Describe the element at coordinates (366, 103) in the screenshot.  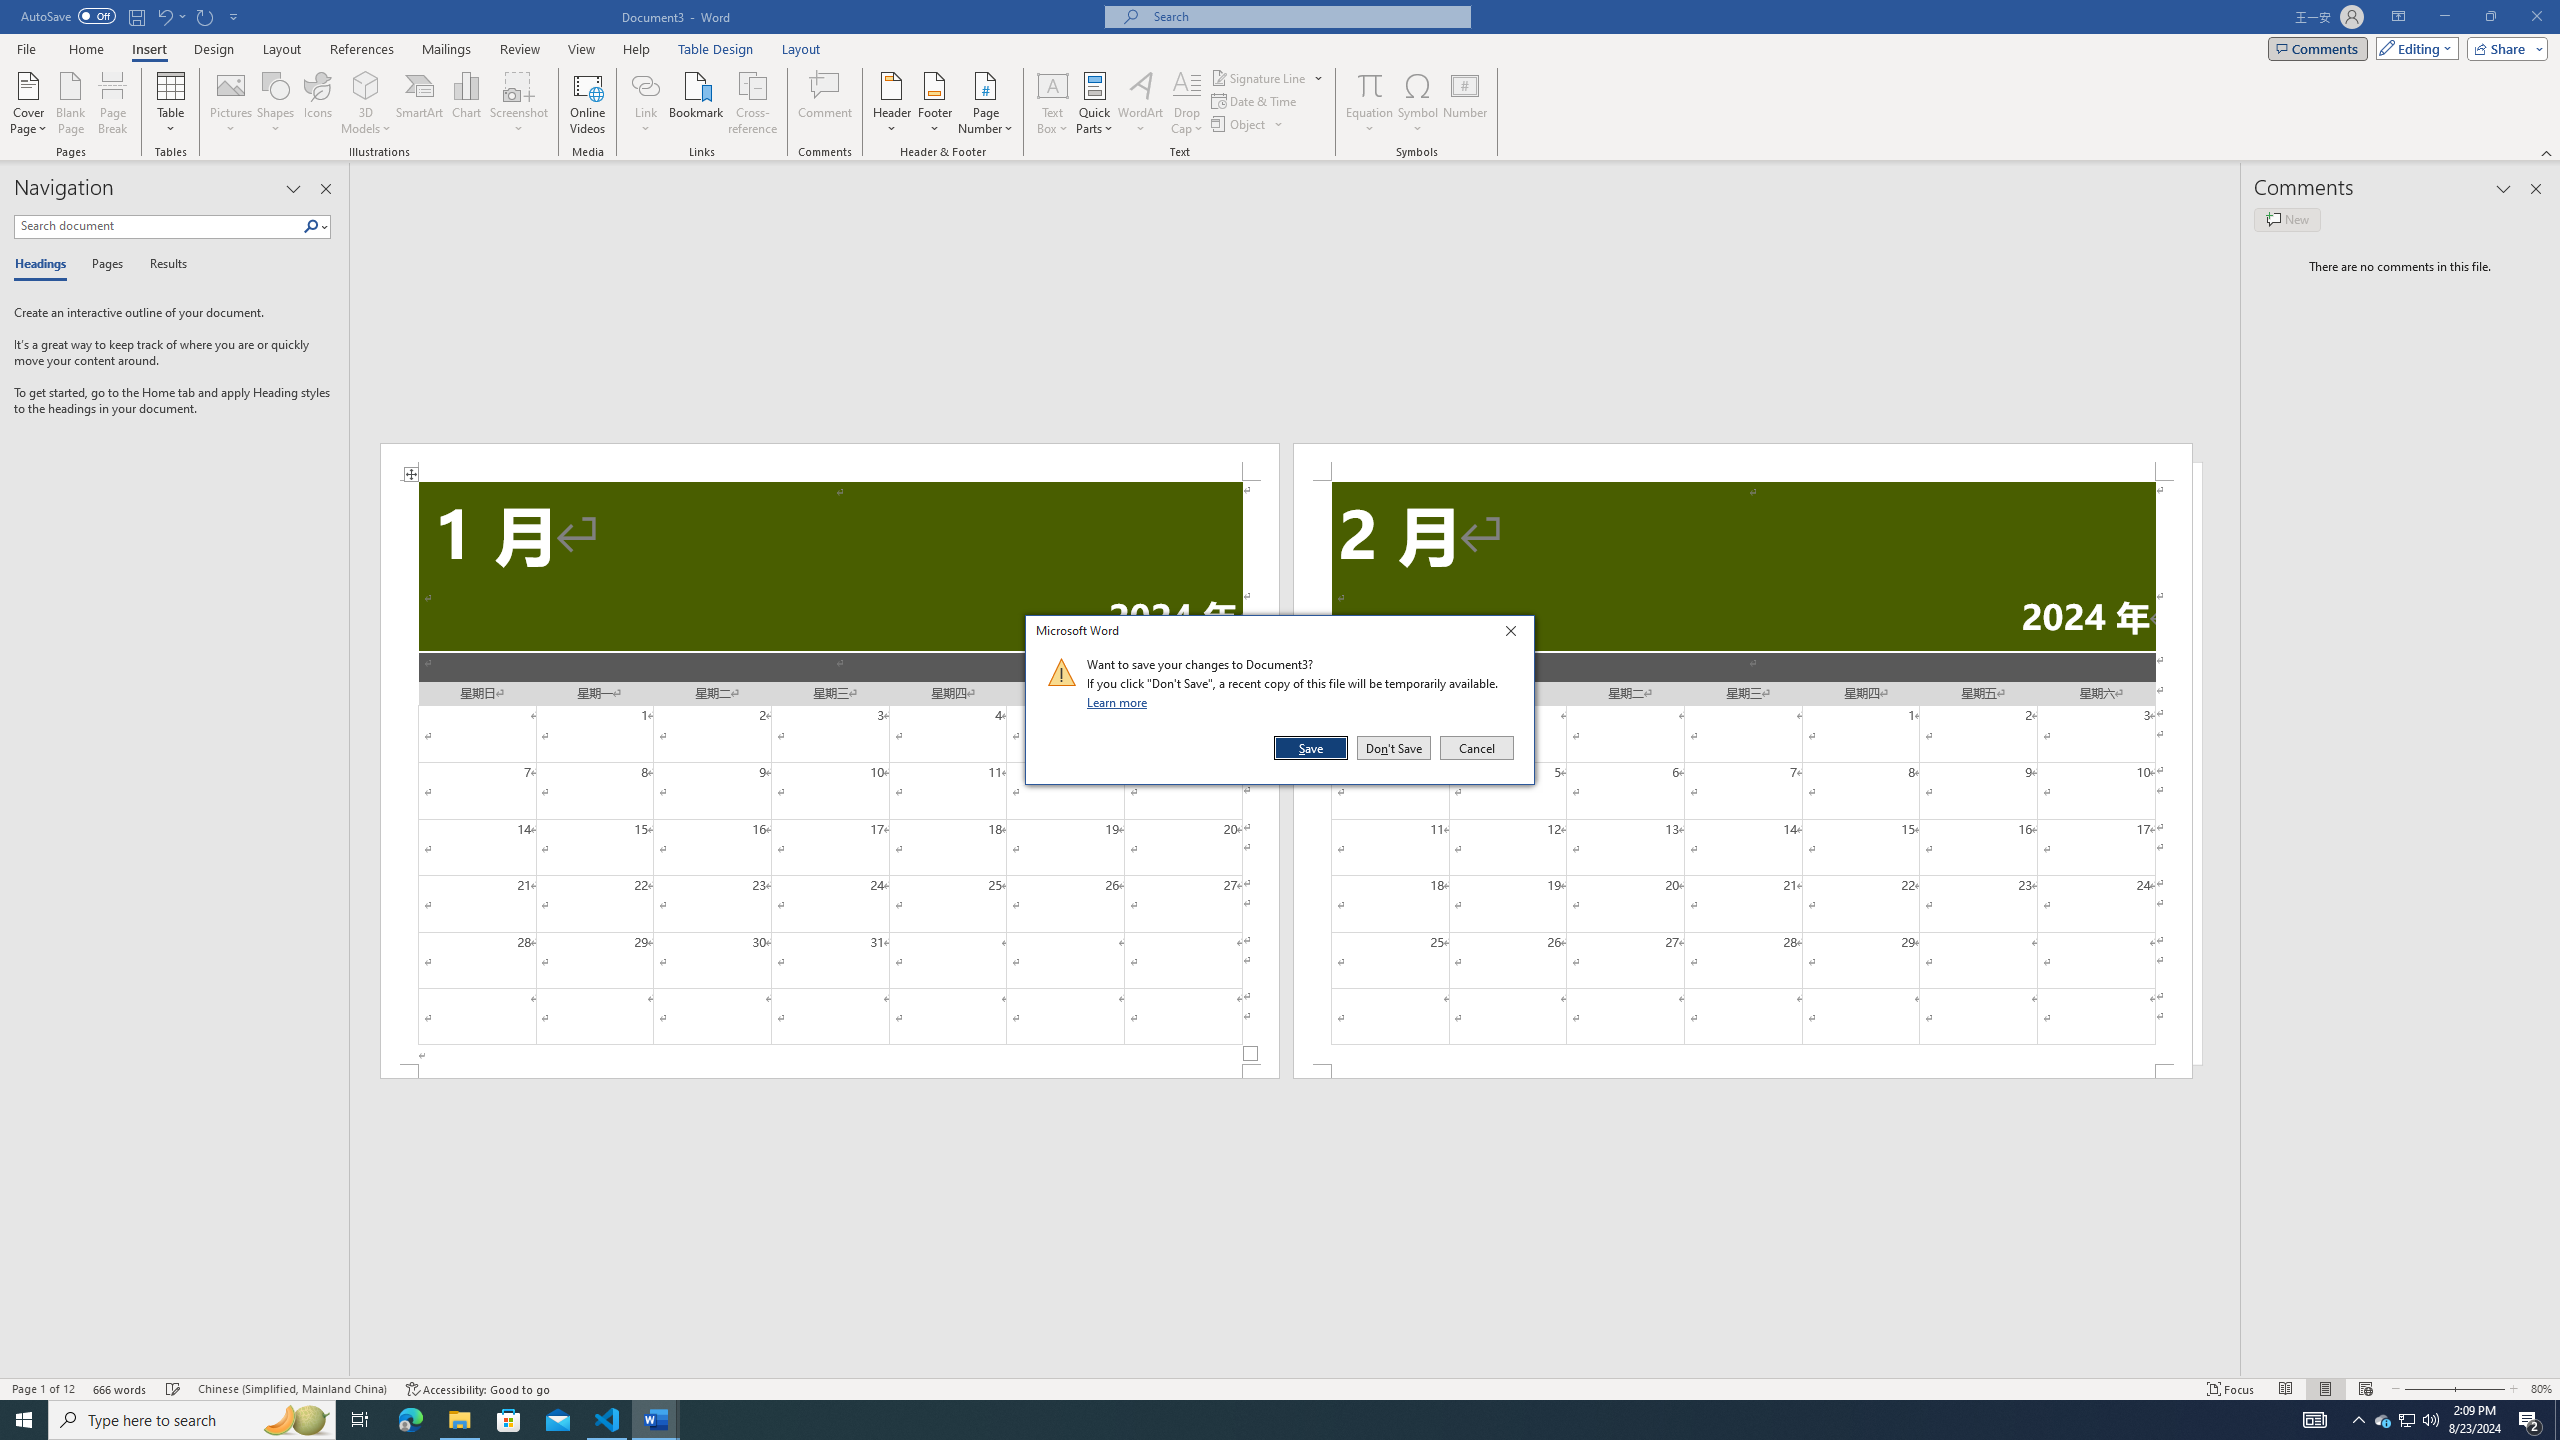
I see `'3D Models'` at that location.